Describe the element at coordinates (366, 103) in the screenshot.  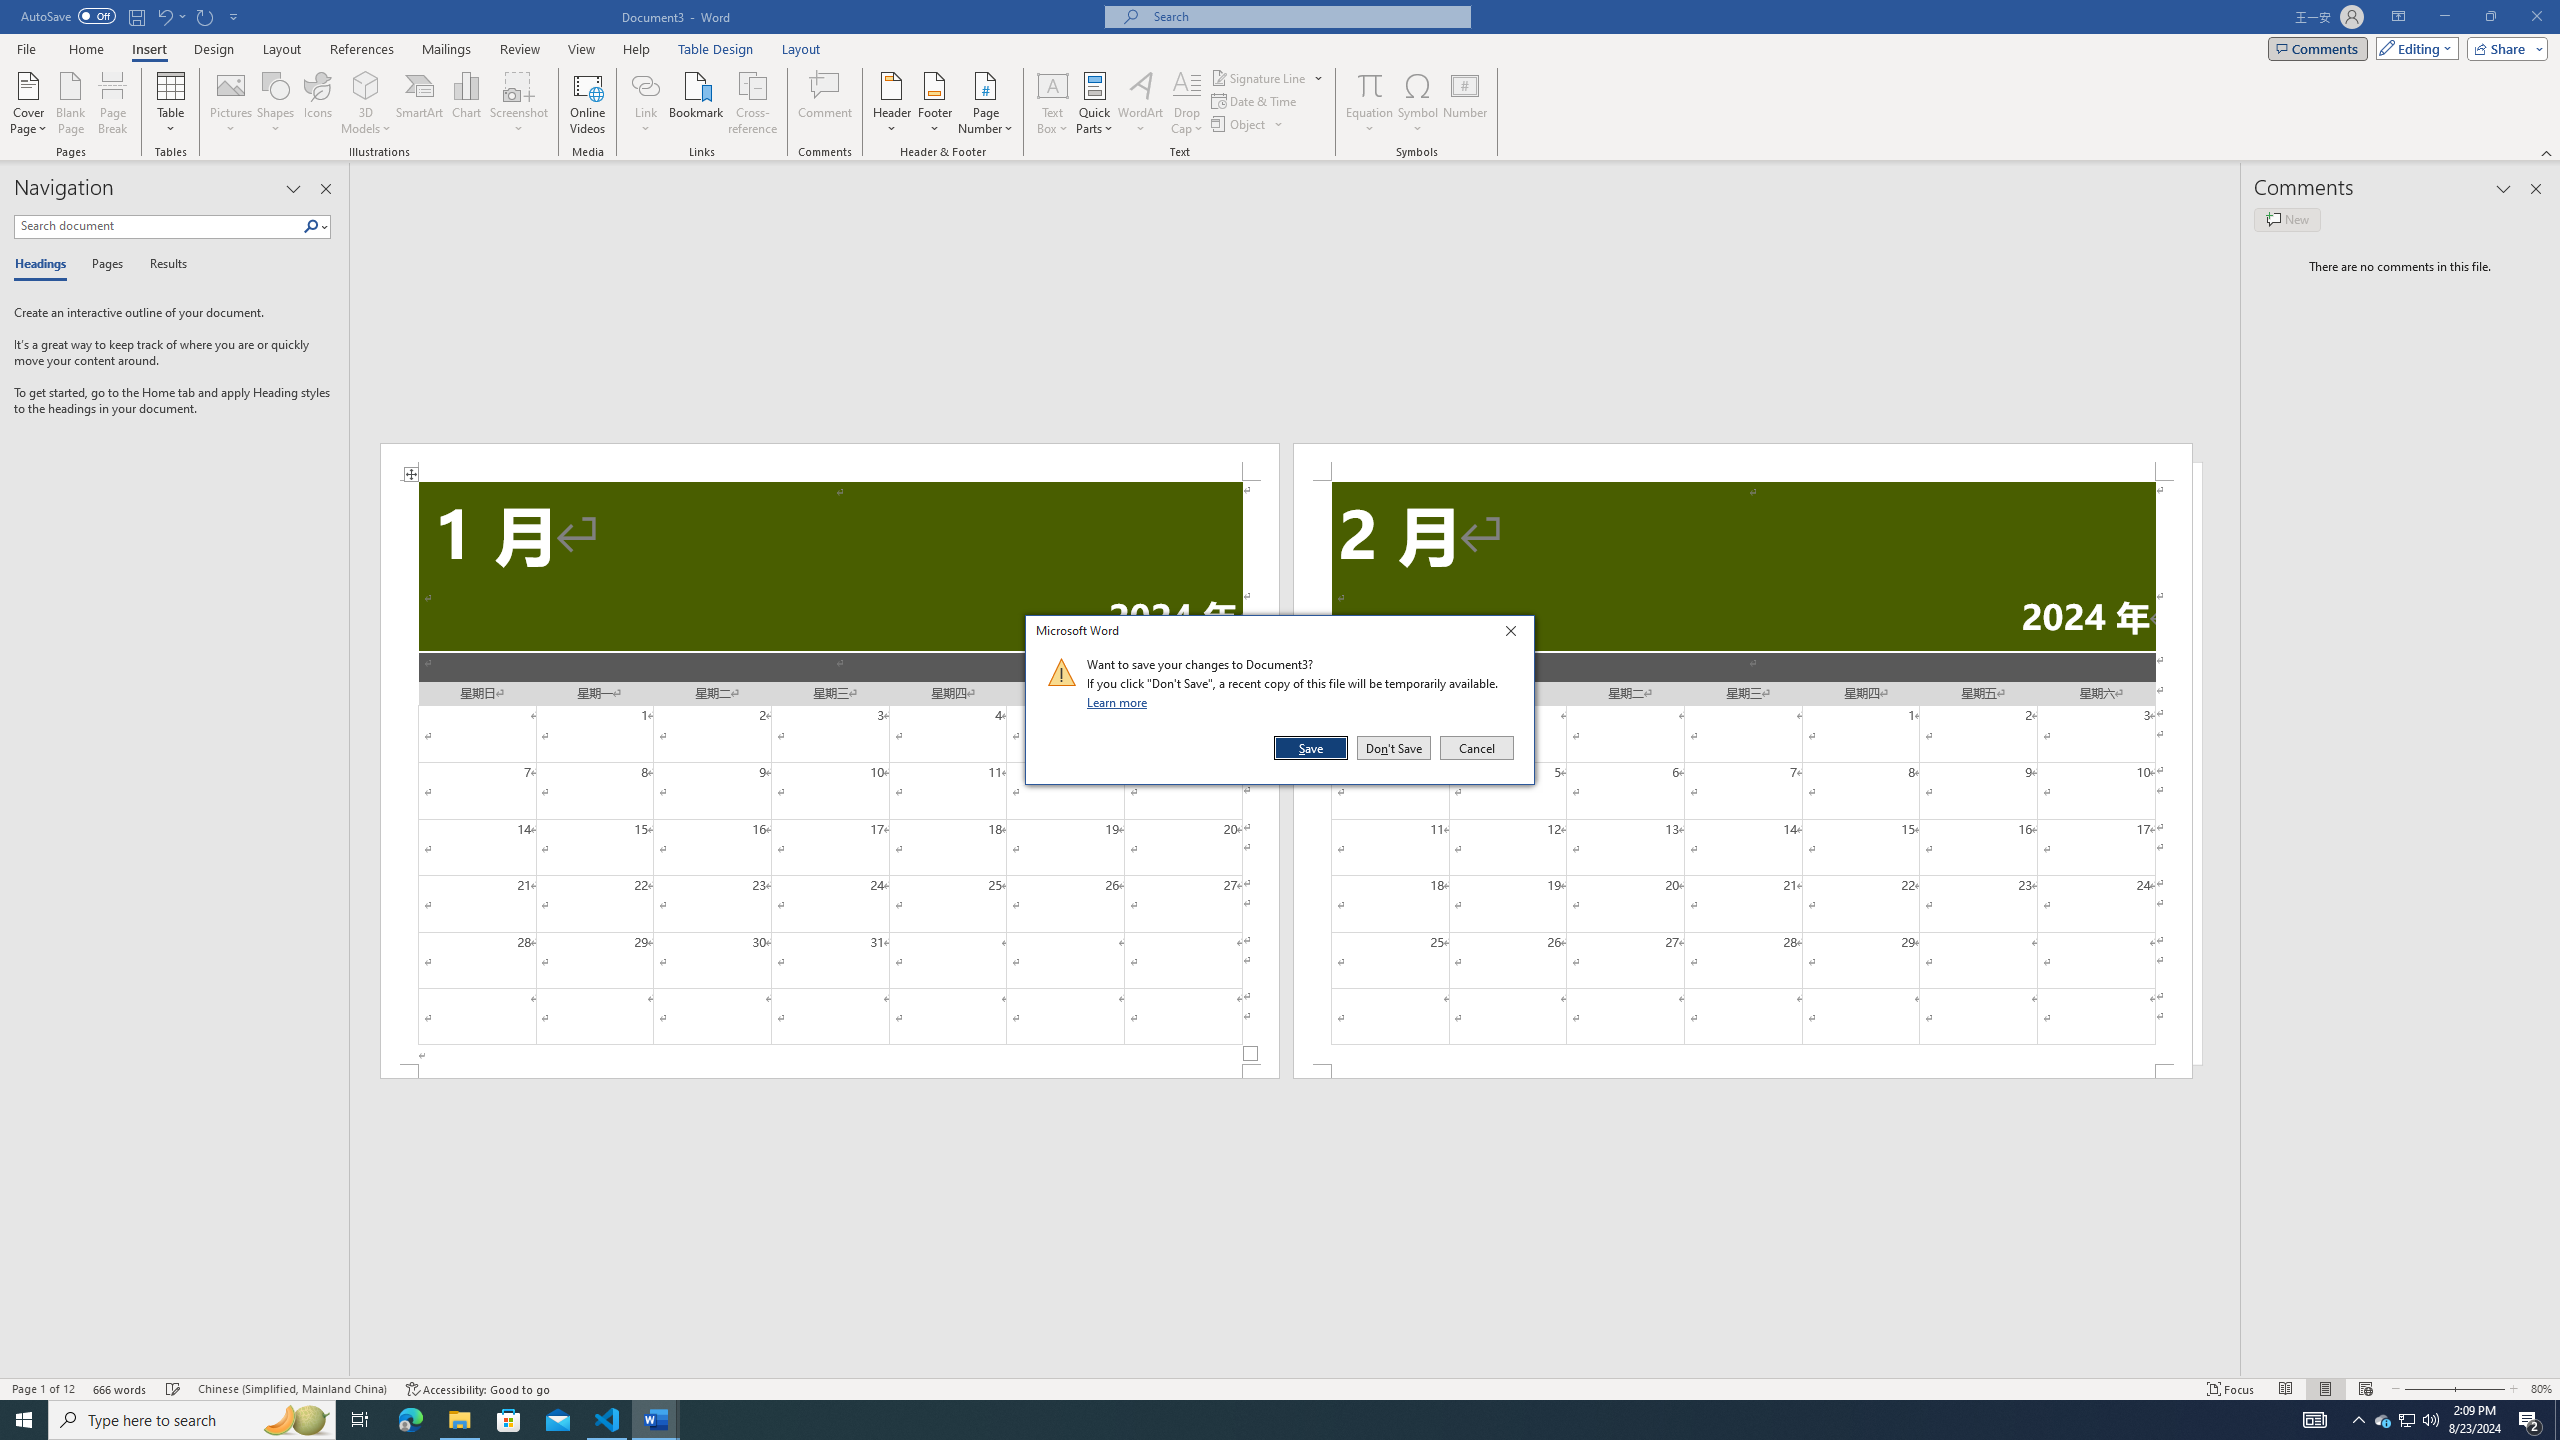
I see `'3D Models'` at that location.